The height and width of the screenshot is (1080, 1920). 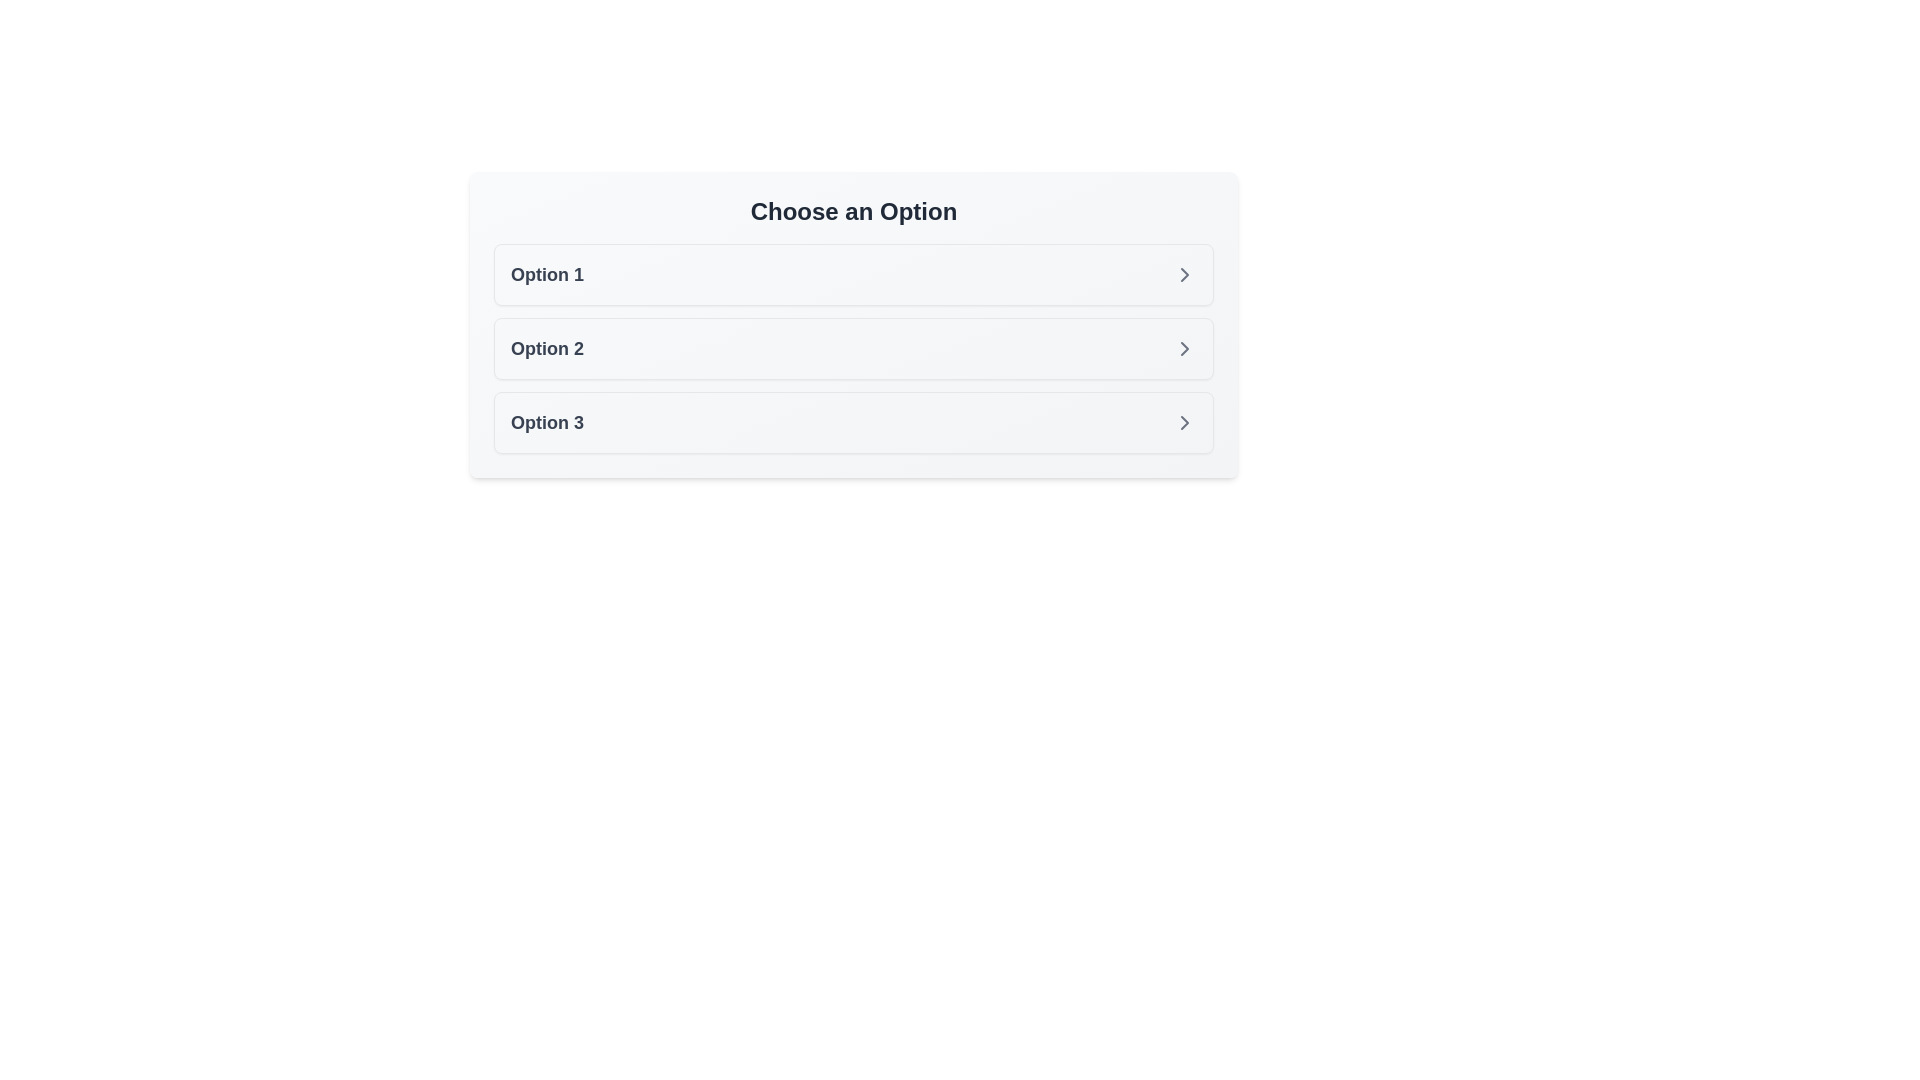 I want to click on the third selectable list item, so click(x=854, y=422).